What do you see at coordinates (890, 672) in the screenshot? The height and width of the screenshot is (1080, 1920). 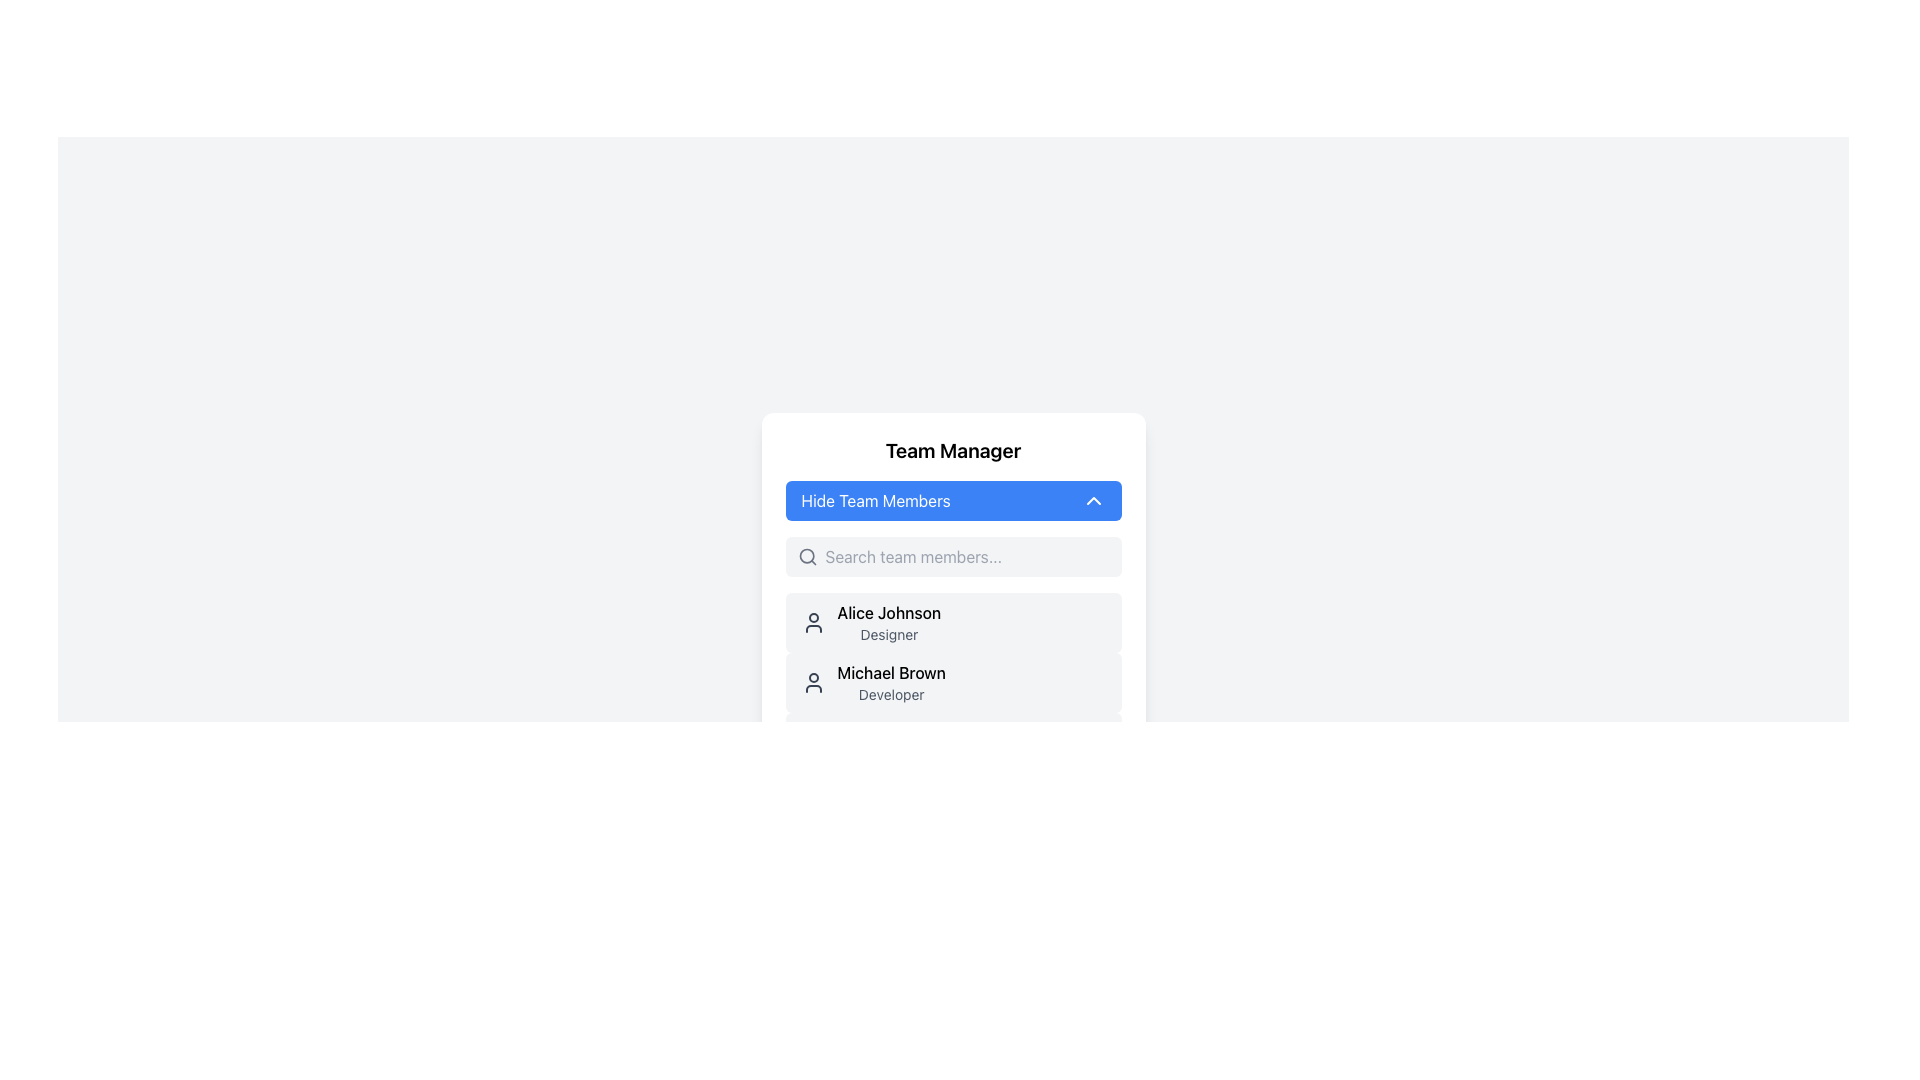 I see `the text label displaying 'Michael Brown', which is a bold, sans-serif font positioned above 'Developer' in a vertical list below 'Team Manager'` at bounding box center [890, 672].